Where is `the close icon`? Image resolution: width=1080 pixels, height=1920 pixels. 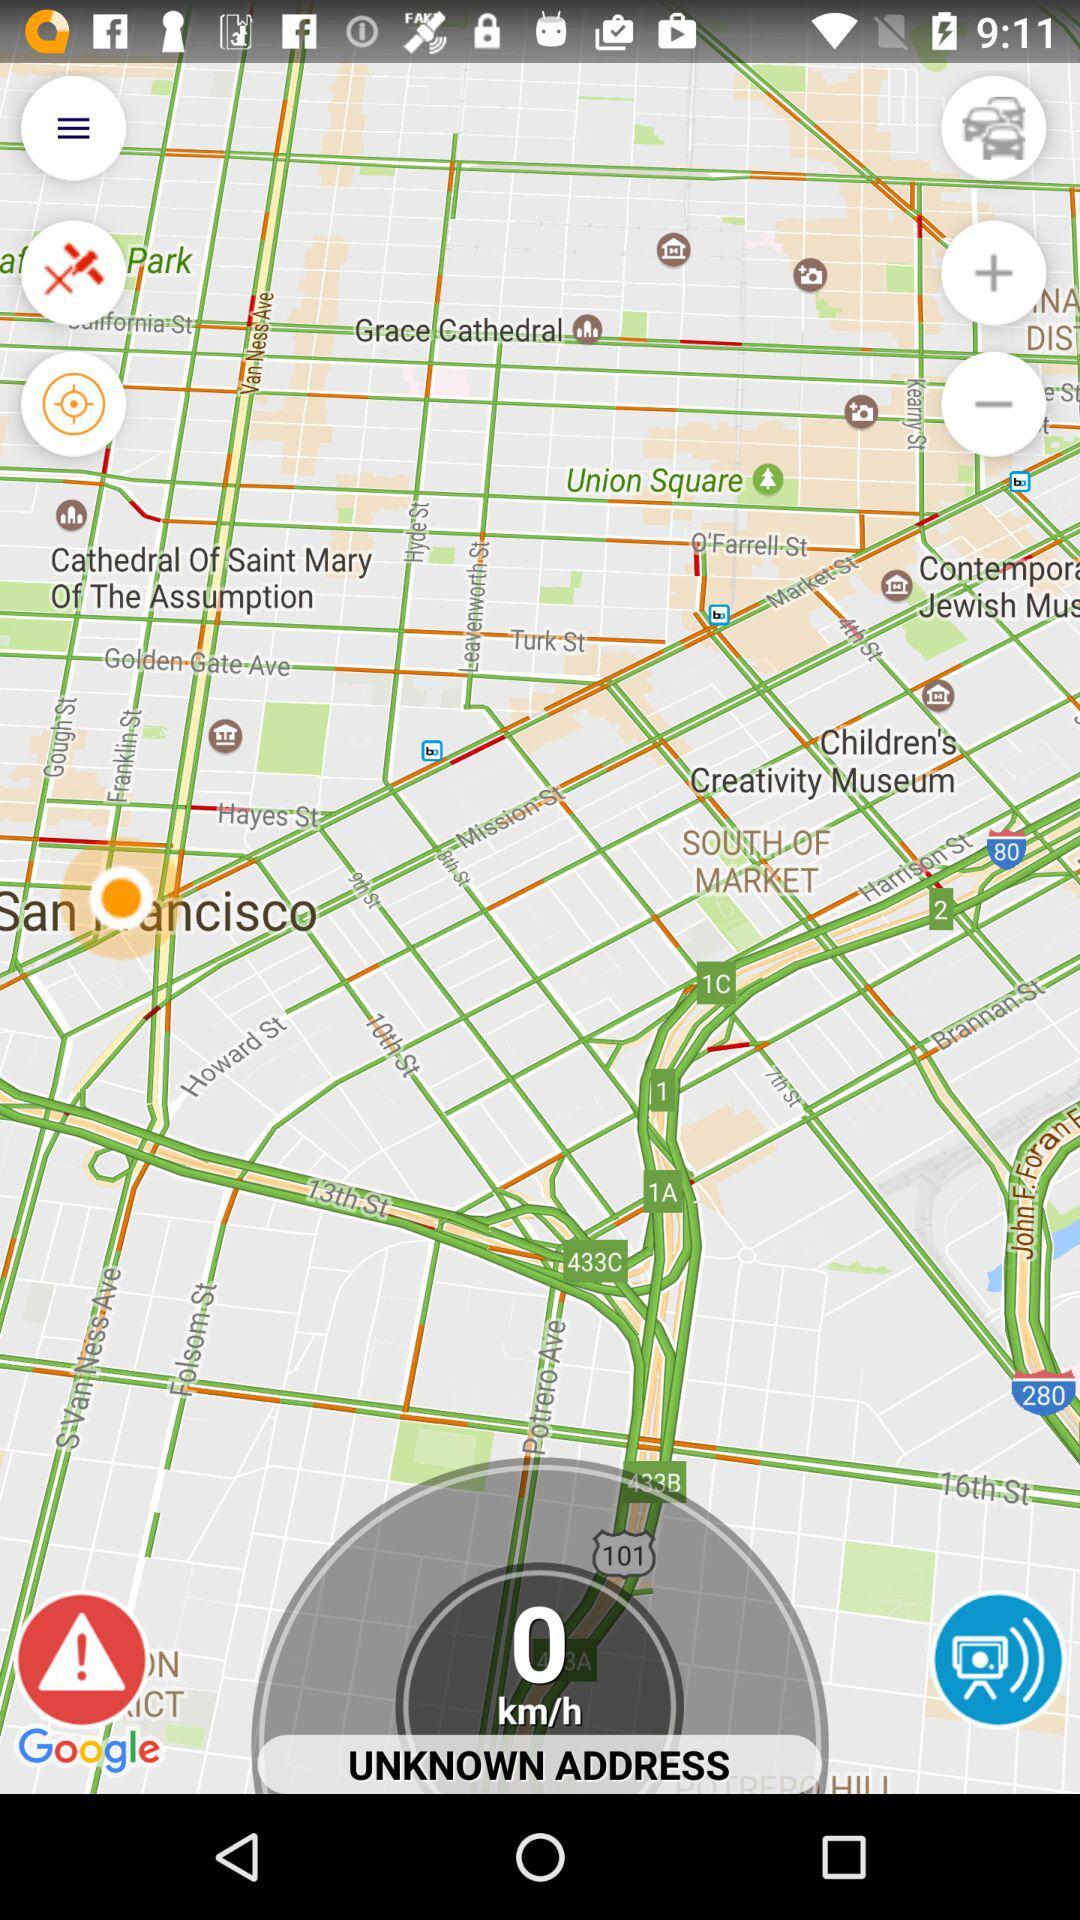 the close icon is located at coordinates (72, 291).